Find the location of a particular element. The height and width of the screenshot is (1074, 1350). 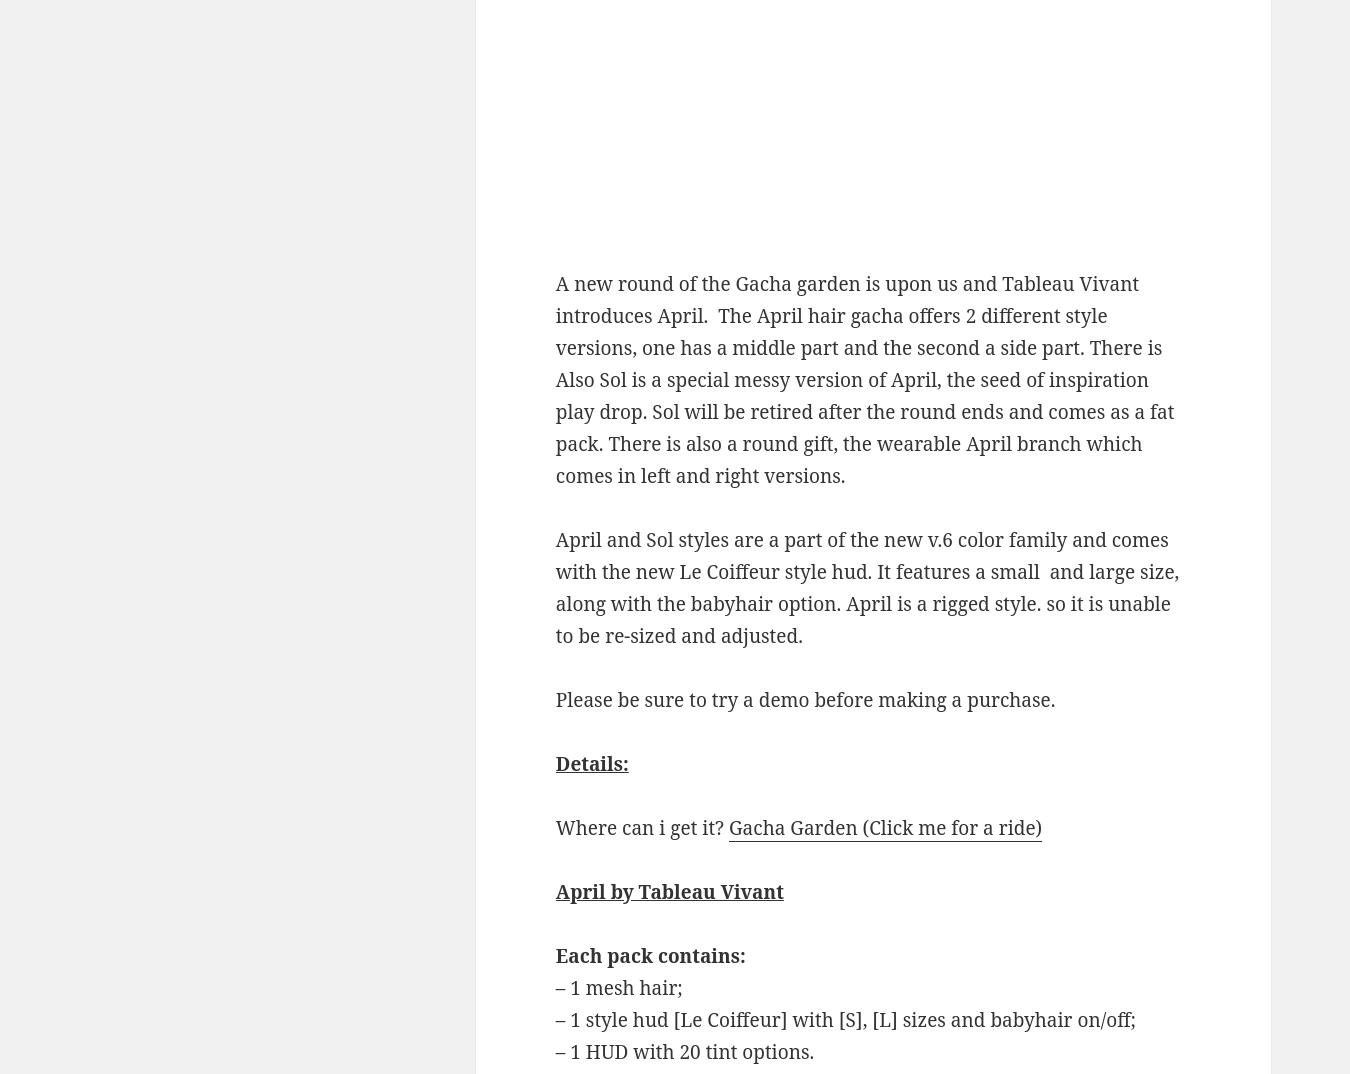

'Where can i get it?' is located at coordinates (642, 826).